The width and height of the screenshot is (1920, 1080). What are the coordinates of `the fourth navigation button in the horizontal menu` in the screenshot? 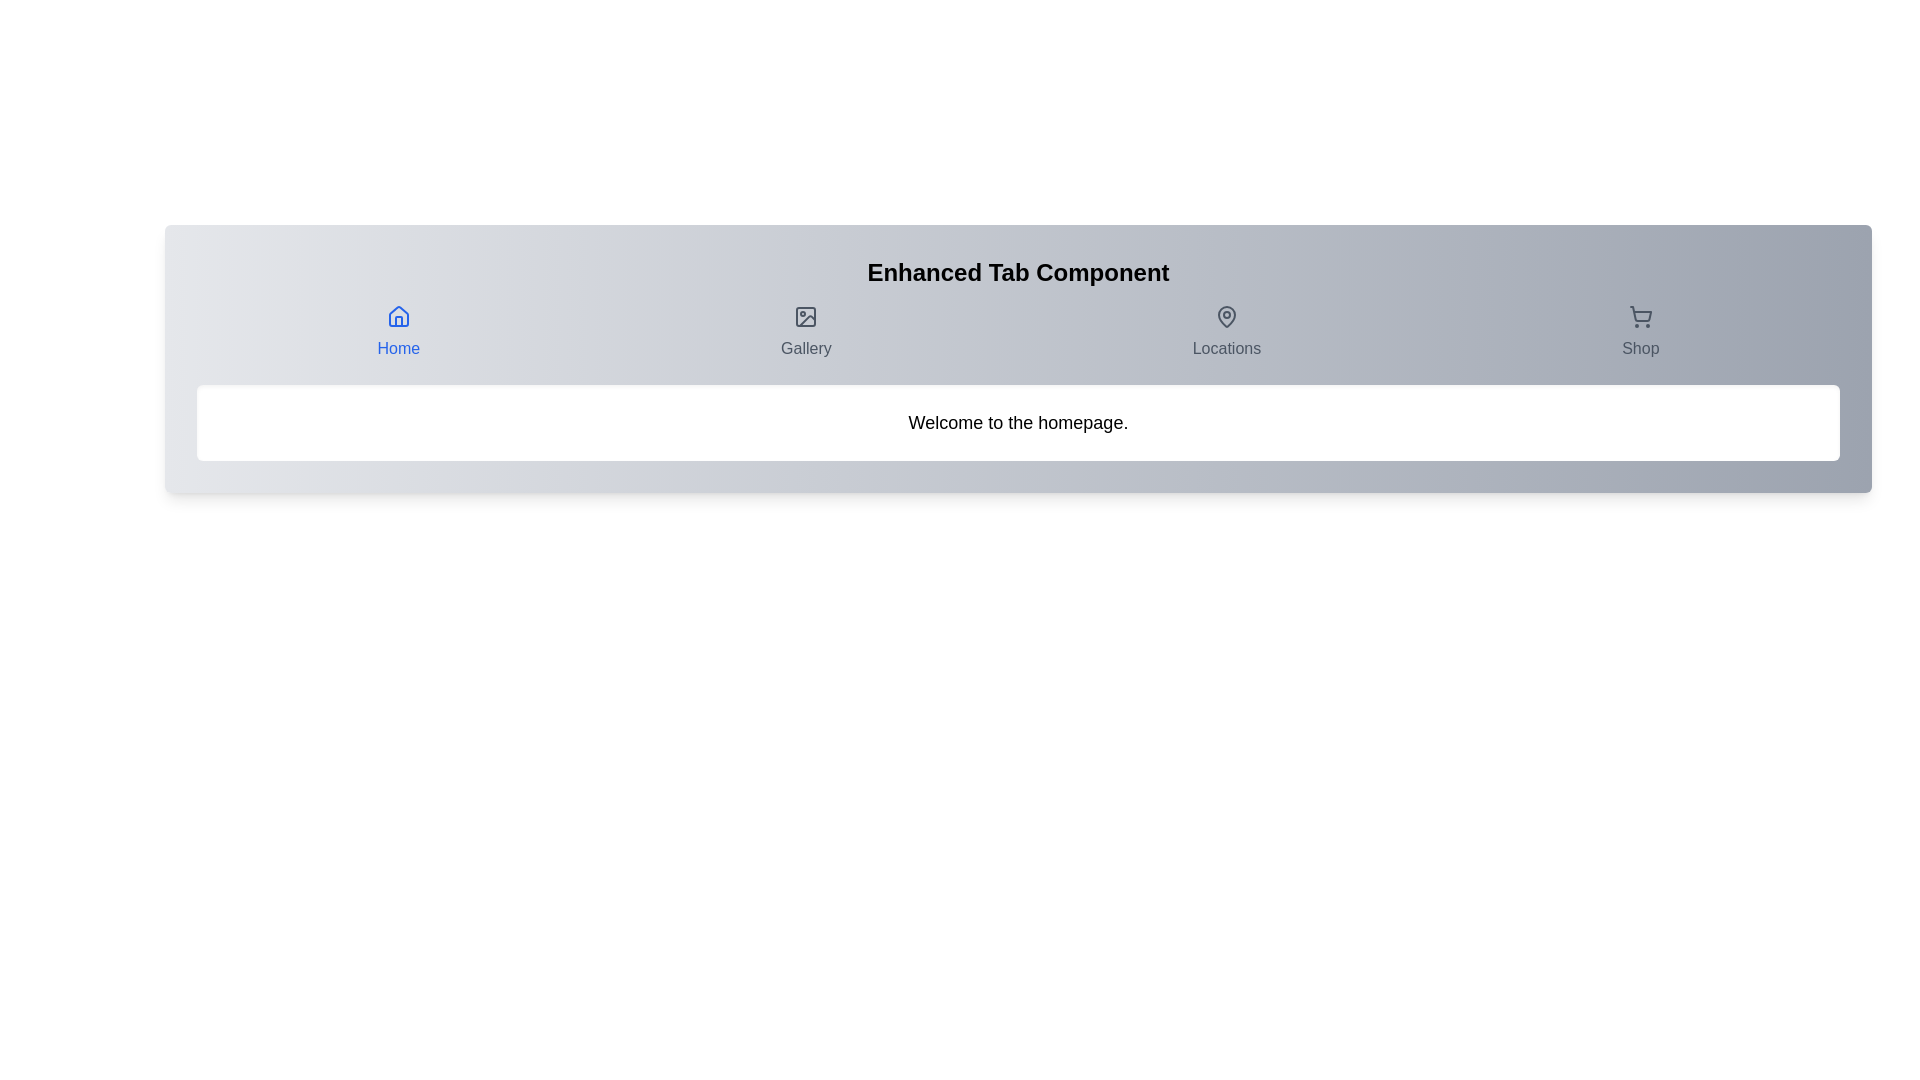 It's located at (1640, 331).